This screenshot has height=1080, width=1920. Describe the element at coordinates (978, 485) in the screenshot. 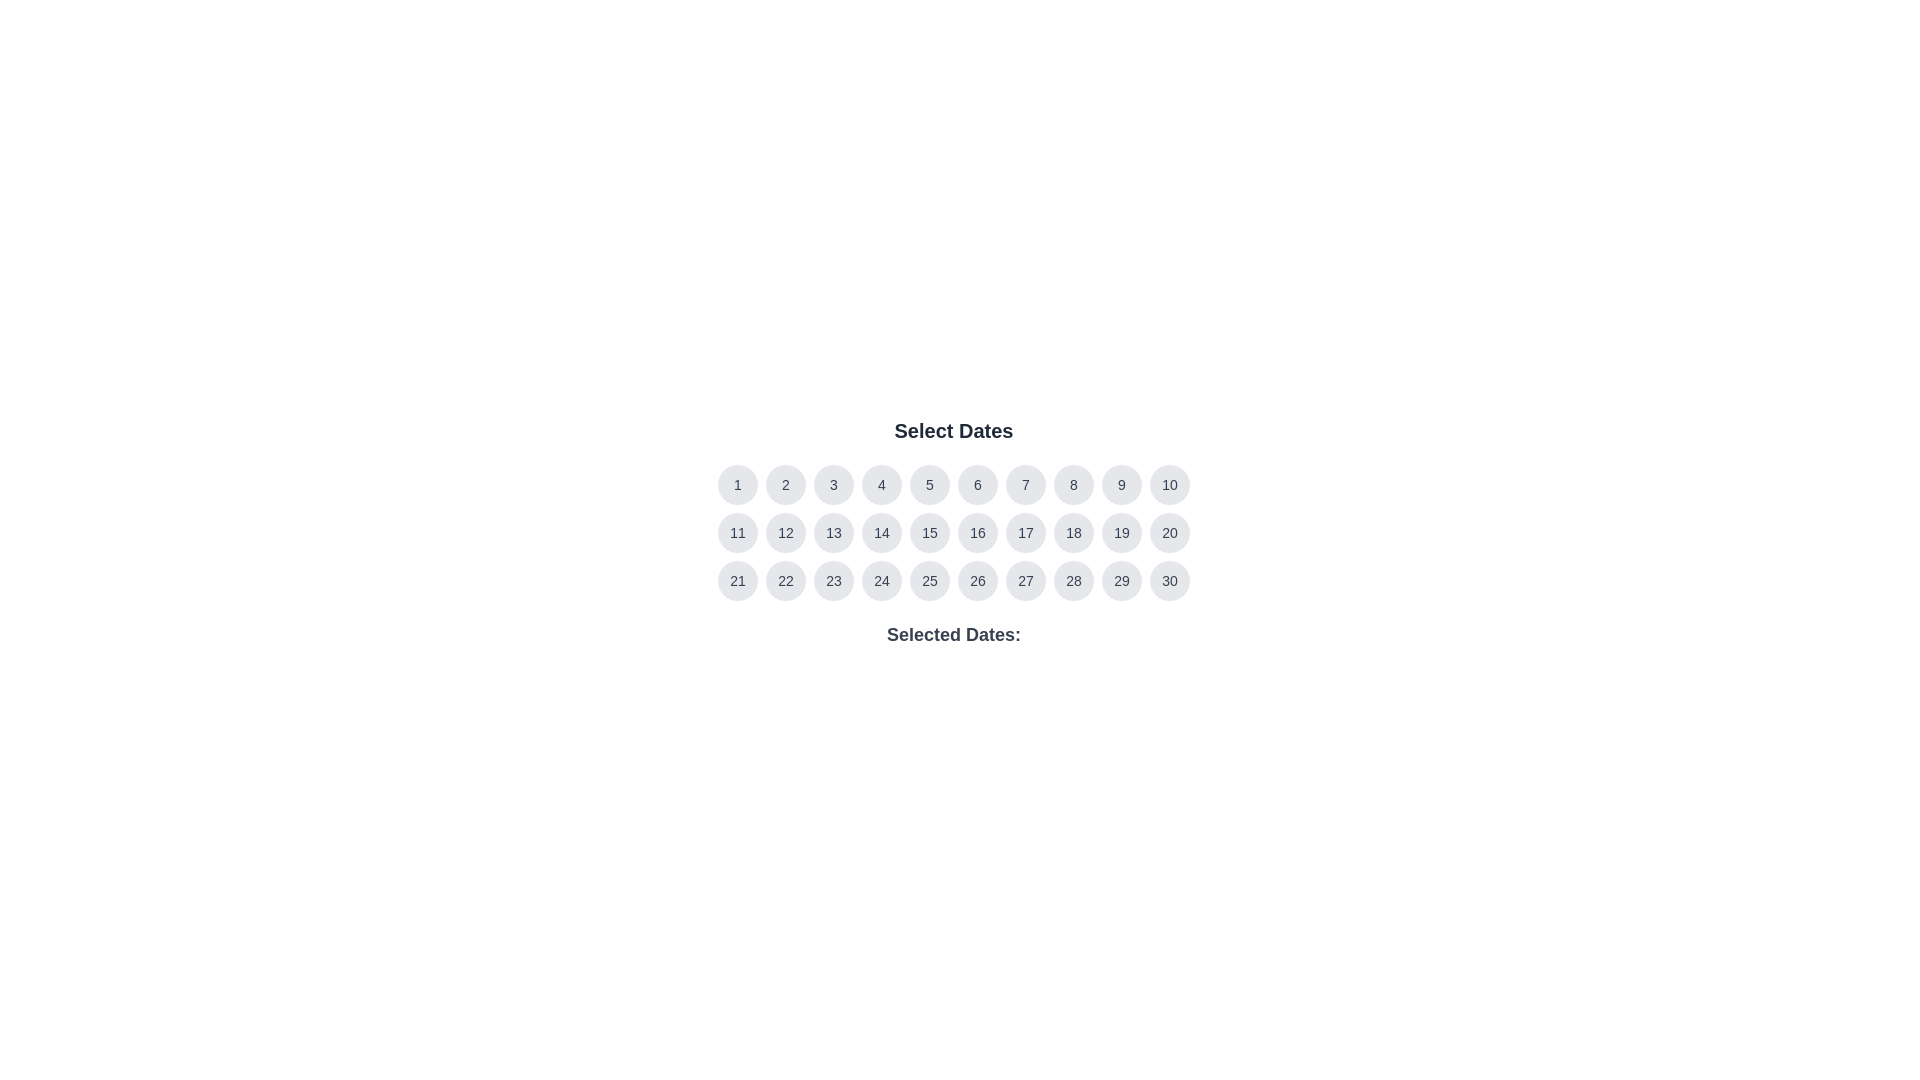

I see `the button representing the value '6', which is the sixth button in the first row of a grid layout below the 'Select Dates' label` at that location.